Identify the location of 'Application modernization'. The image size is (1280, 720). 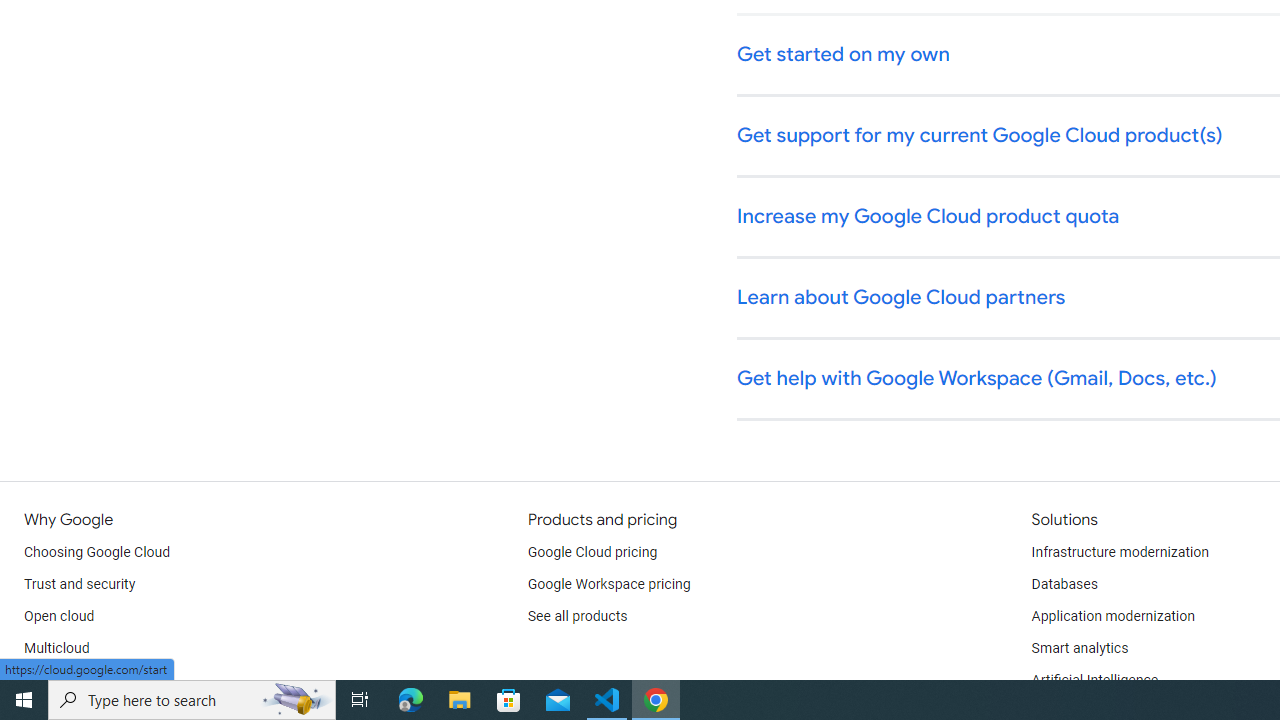
(1111, 616).